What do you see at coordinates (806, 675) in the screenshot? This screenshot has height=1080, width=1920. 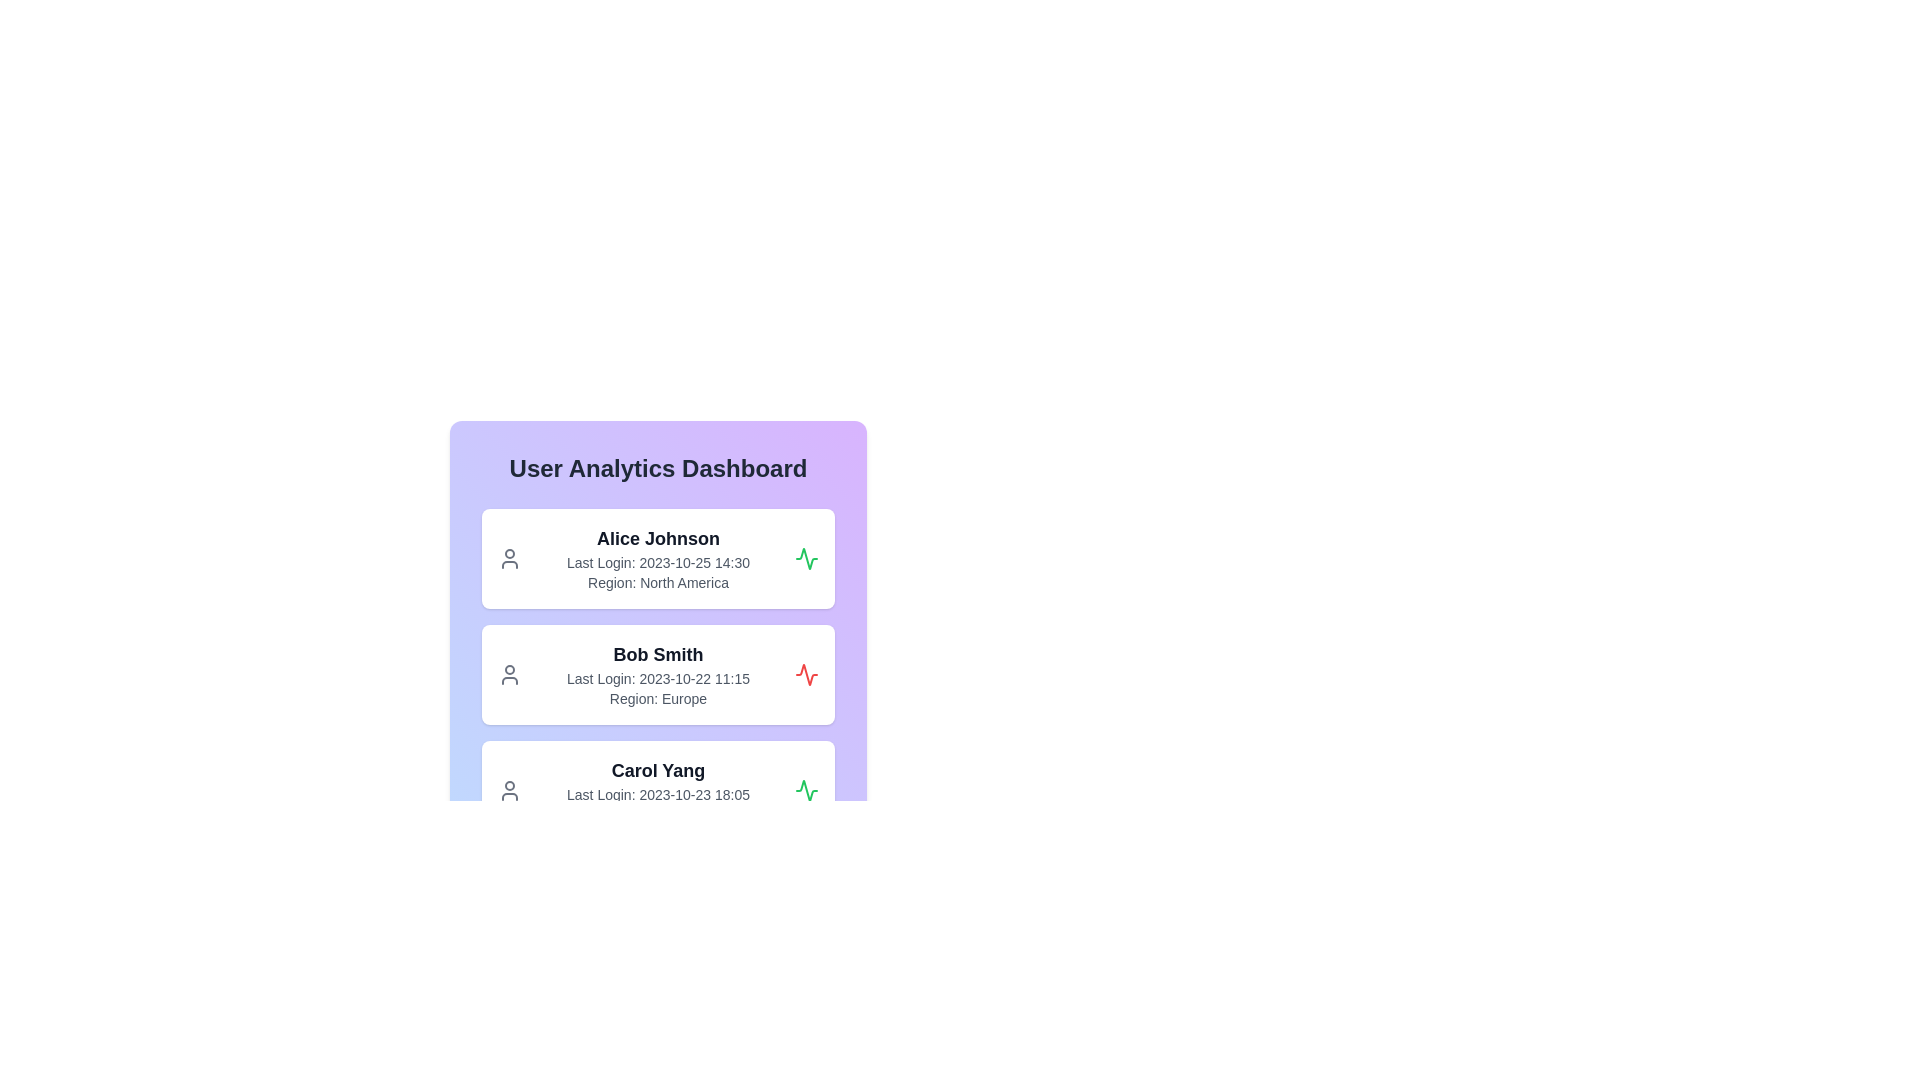 I see `the status indicator icon located to the right of the text 'Bob Smith - Last Login: 2023-10-22 11:15 - Region: Europe'` at bounding box center [806, 675].